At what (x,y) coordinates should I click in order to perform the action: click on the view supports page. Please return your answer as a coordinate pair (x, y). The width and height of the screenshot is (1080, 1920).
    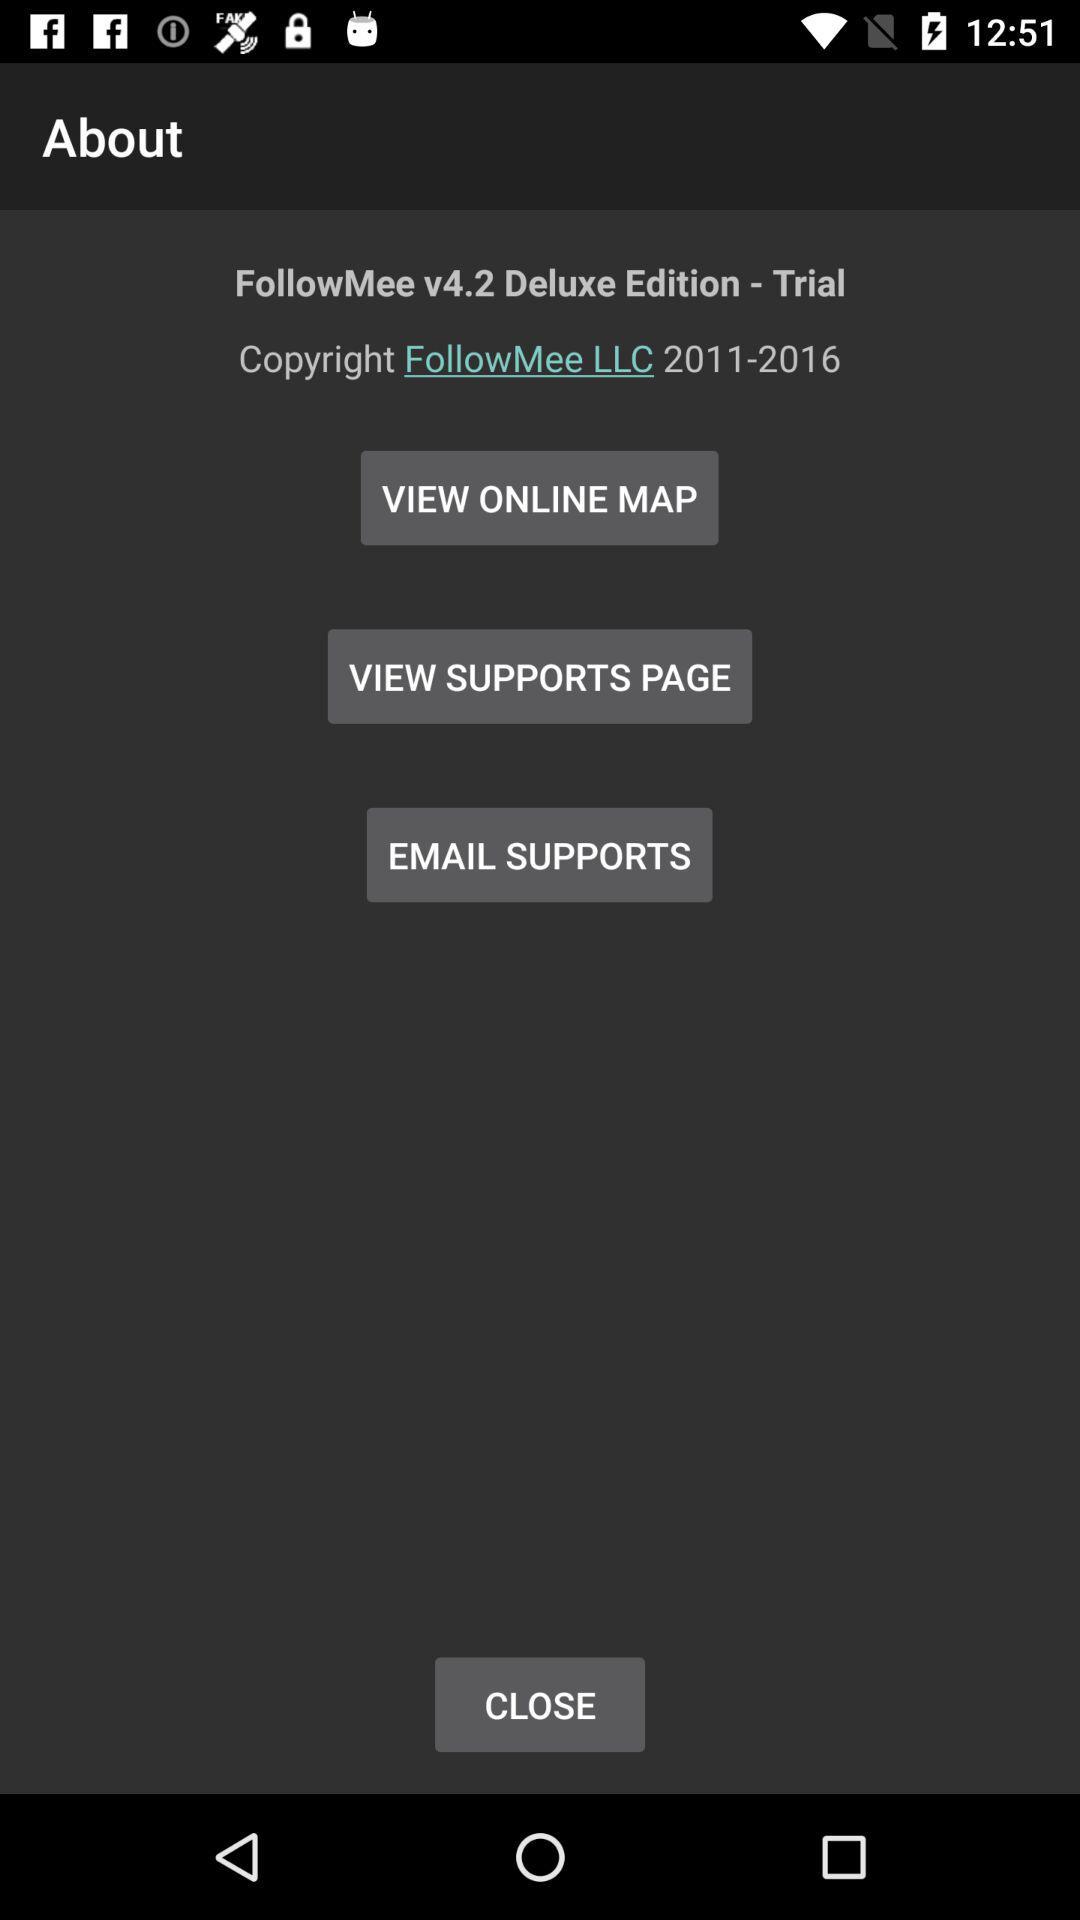
    Looking at the image, I should click on (540, 676).